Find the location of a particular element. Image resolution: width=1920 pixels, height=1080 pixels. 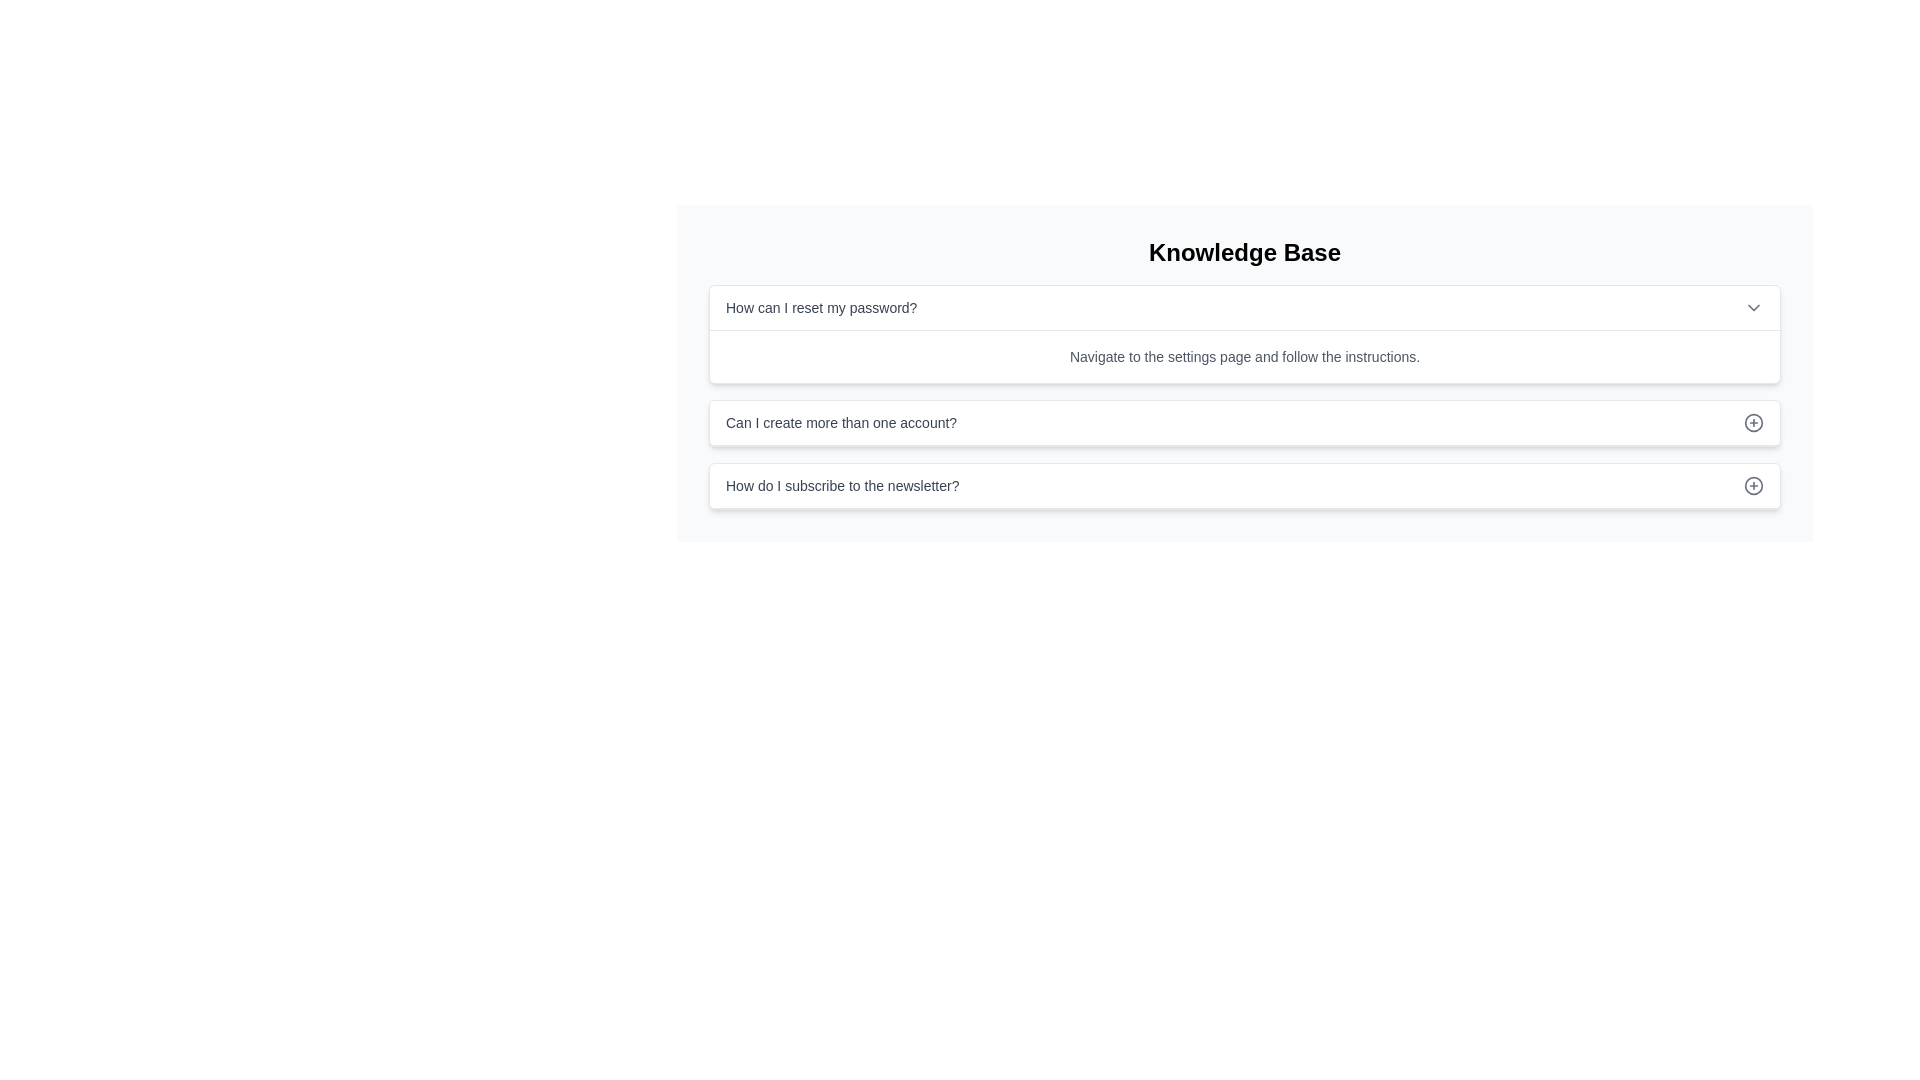

the icon (circle with a plus sign) located at the far-right end of the item labeled 'Can I create more than one account?' is located at coordinates (1752, 422).